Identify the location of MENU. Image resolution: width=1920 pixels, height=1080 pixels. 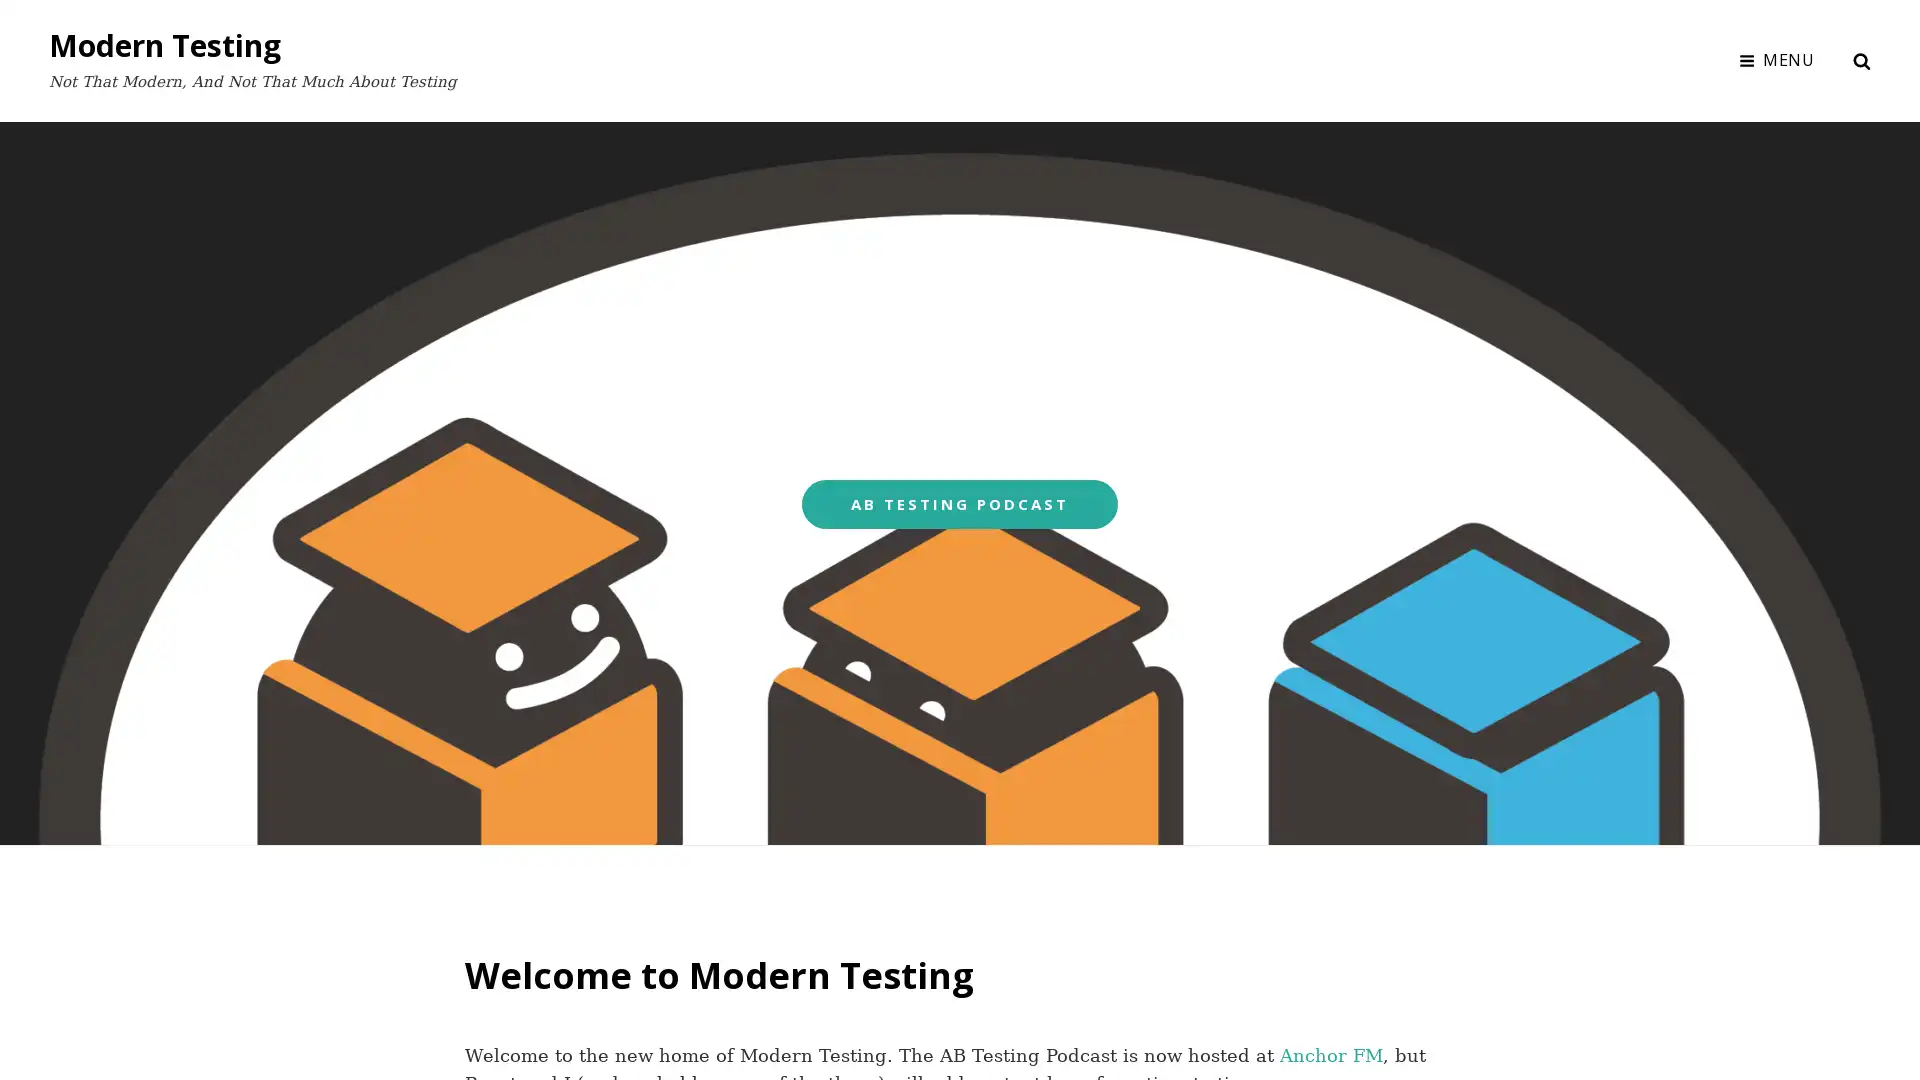
(1776, 59).